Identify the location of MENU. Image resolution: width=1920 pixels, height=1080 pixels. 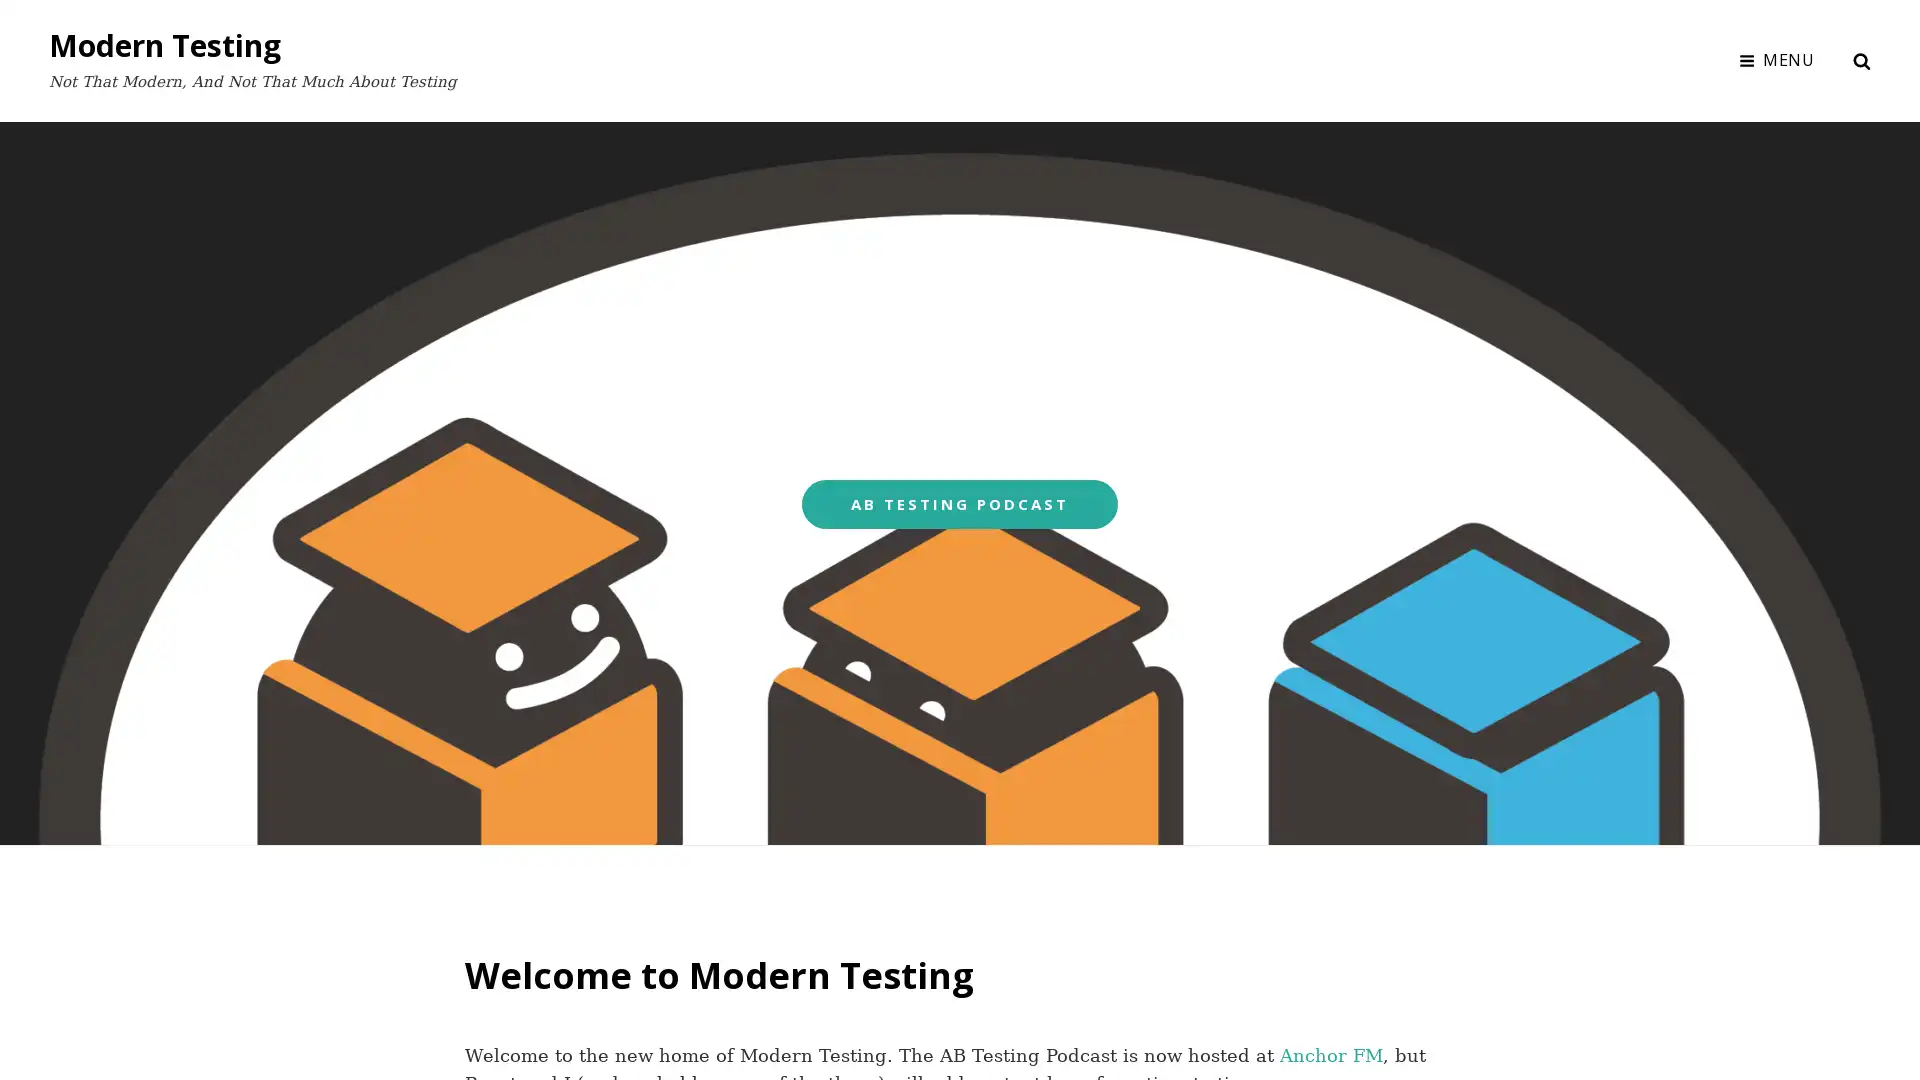
(1776, 59).